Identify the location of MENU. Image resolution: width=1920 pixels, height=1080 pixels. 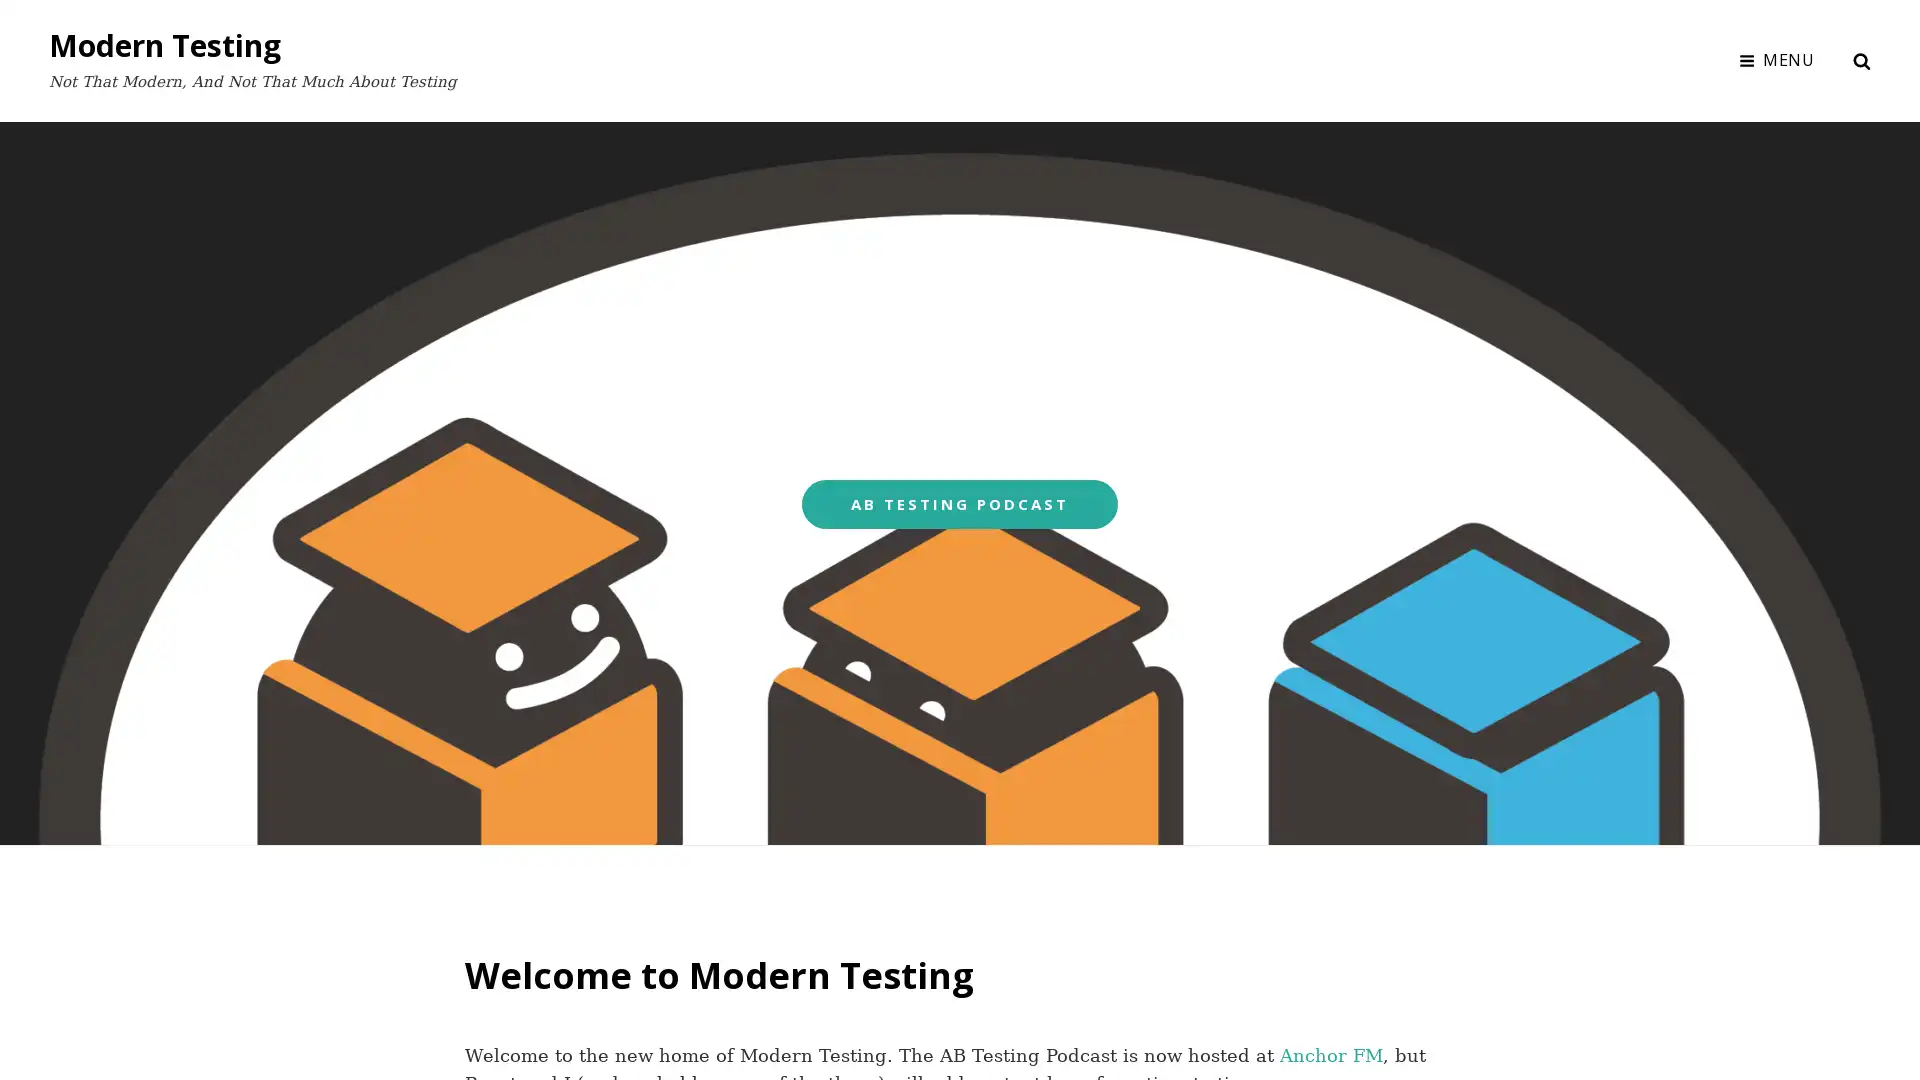
(1776, 59).